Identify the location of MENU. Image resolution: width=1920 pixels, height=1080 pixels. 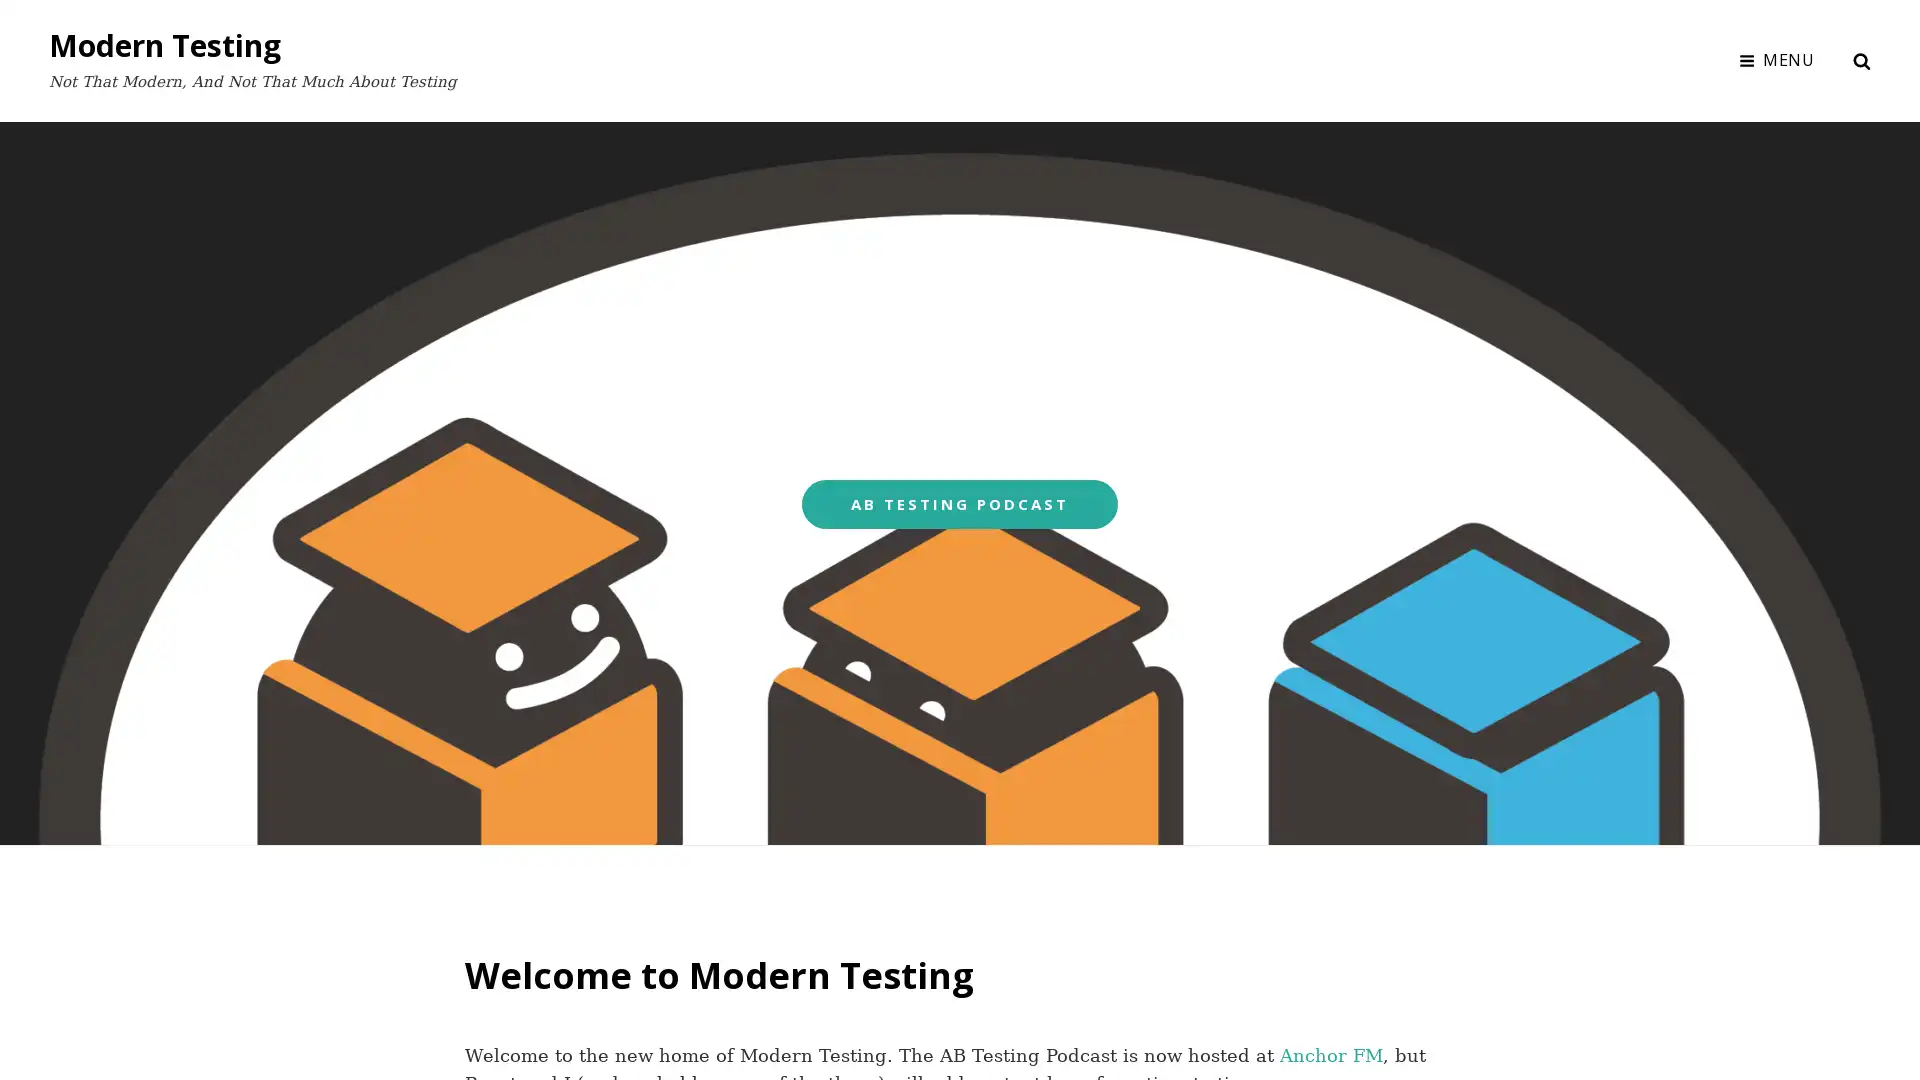
(1776, 59).